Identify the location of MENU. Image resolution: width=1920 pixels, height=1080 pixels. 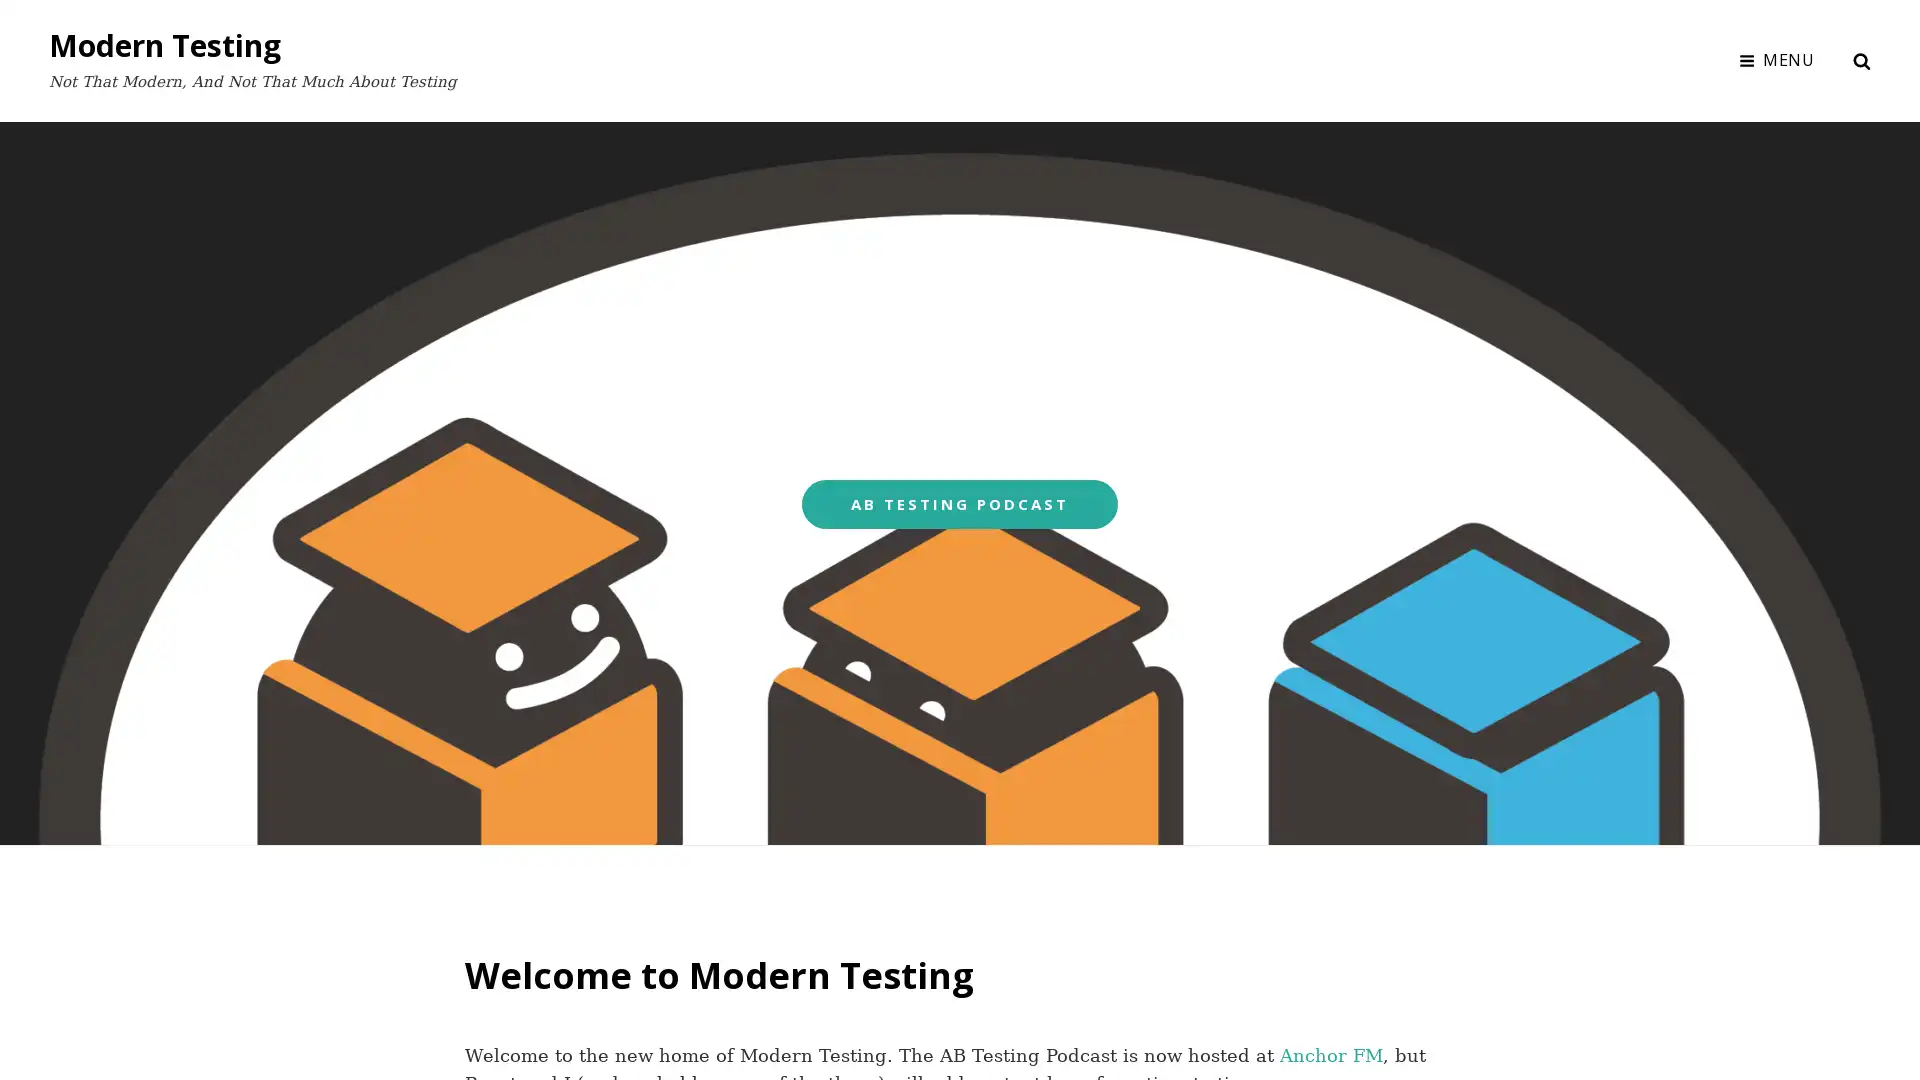
(1776, 59).